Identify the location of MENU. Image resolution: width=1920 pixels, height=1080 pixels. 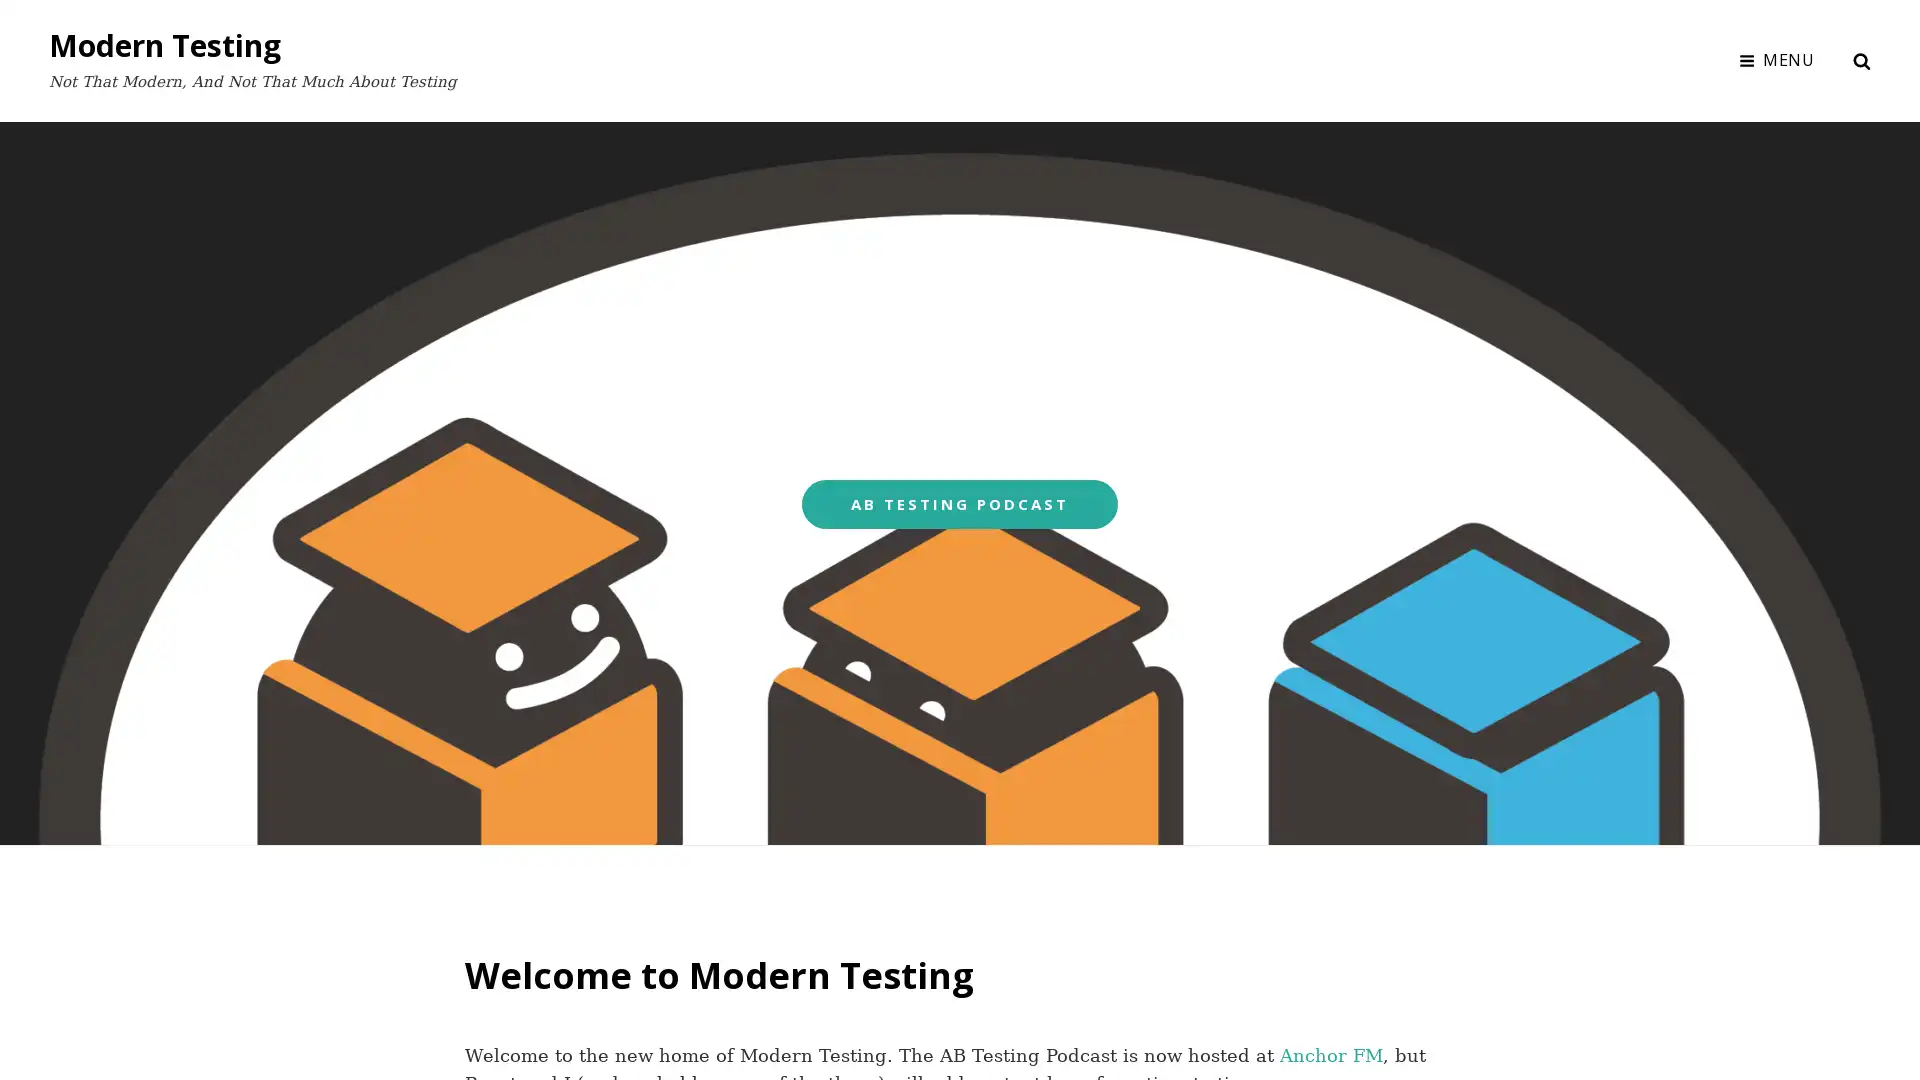
(1776, 59).